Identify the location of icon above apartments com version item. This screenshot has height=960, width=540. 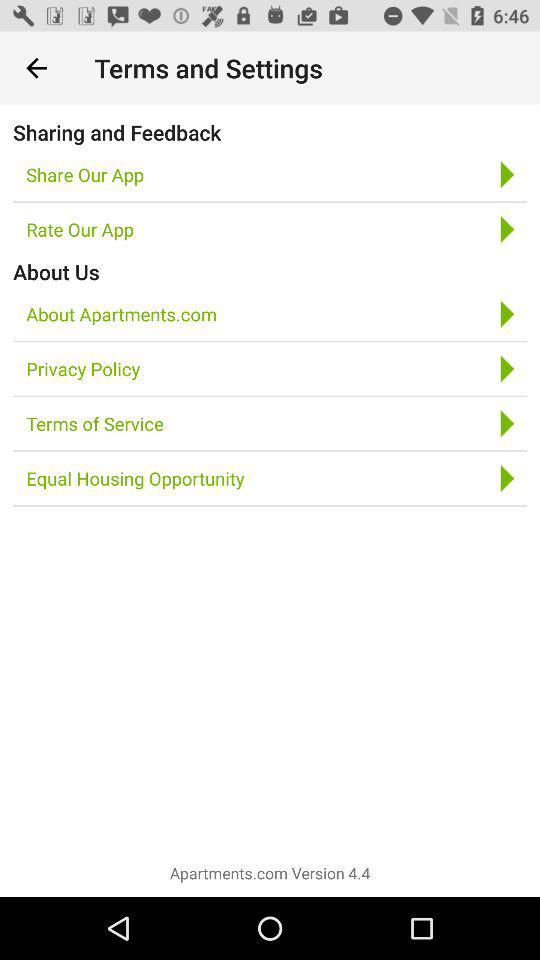
(135, 478).